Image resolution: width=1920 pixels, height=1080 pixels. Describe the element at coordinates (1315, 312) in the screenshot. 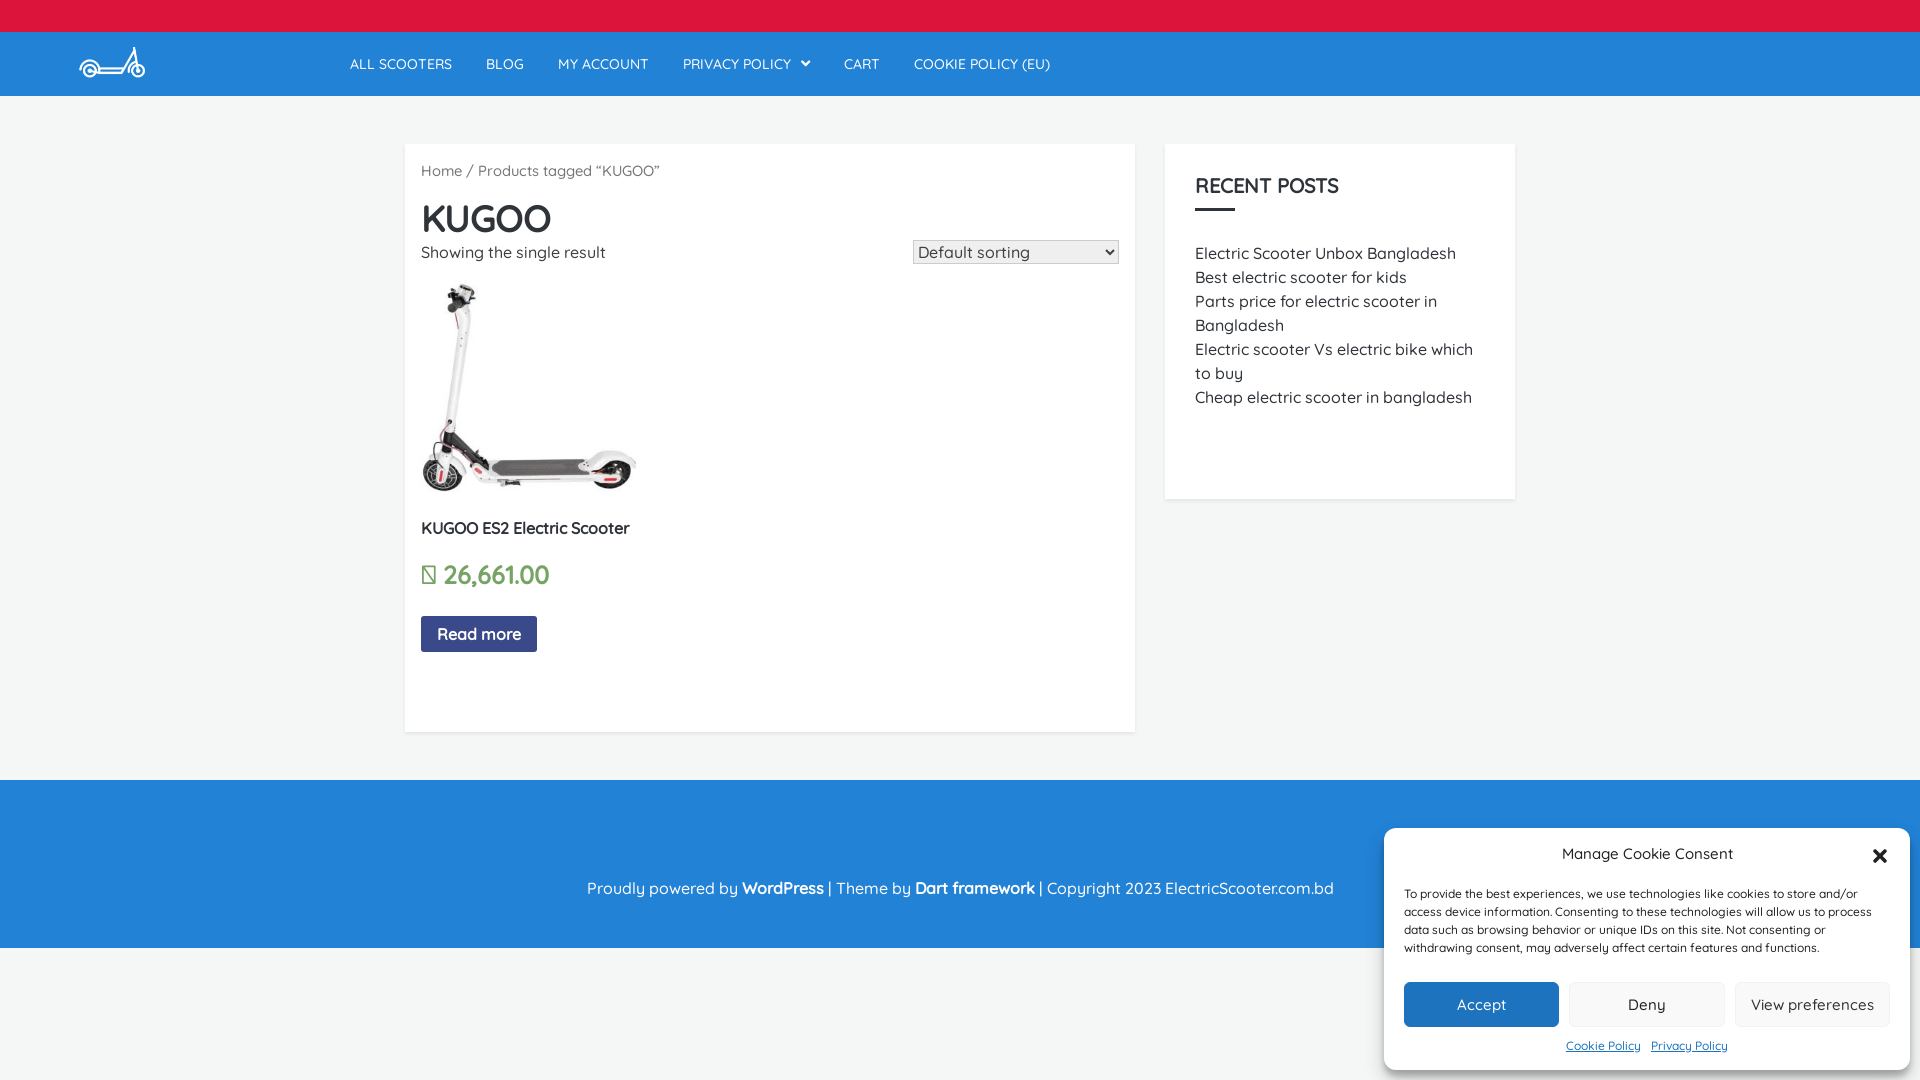

I see `'Parts price for electric scooter in Bangladesh'` at that location.